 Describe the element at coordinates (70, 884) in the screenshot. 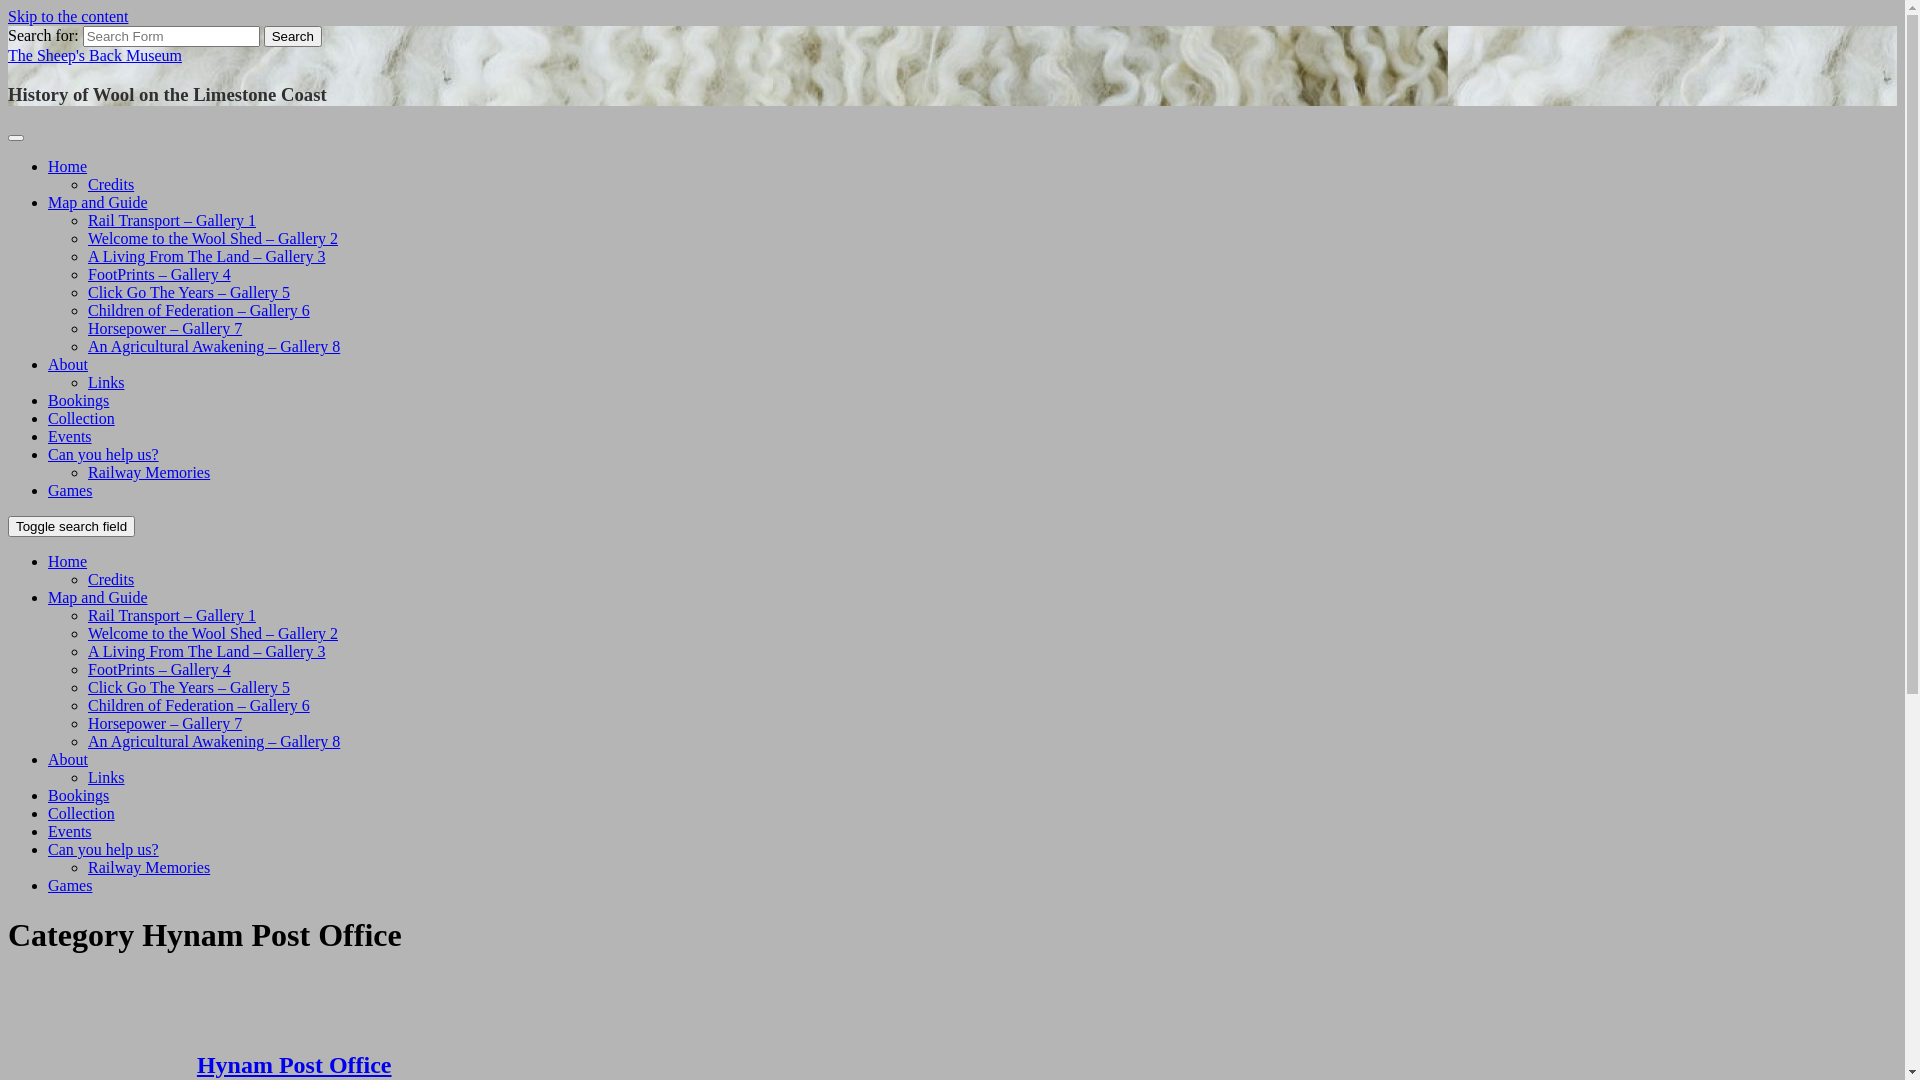

I see `'Games'` at that location.